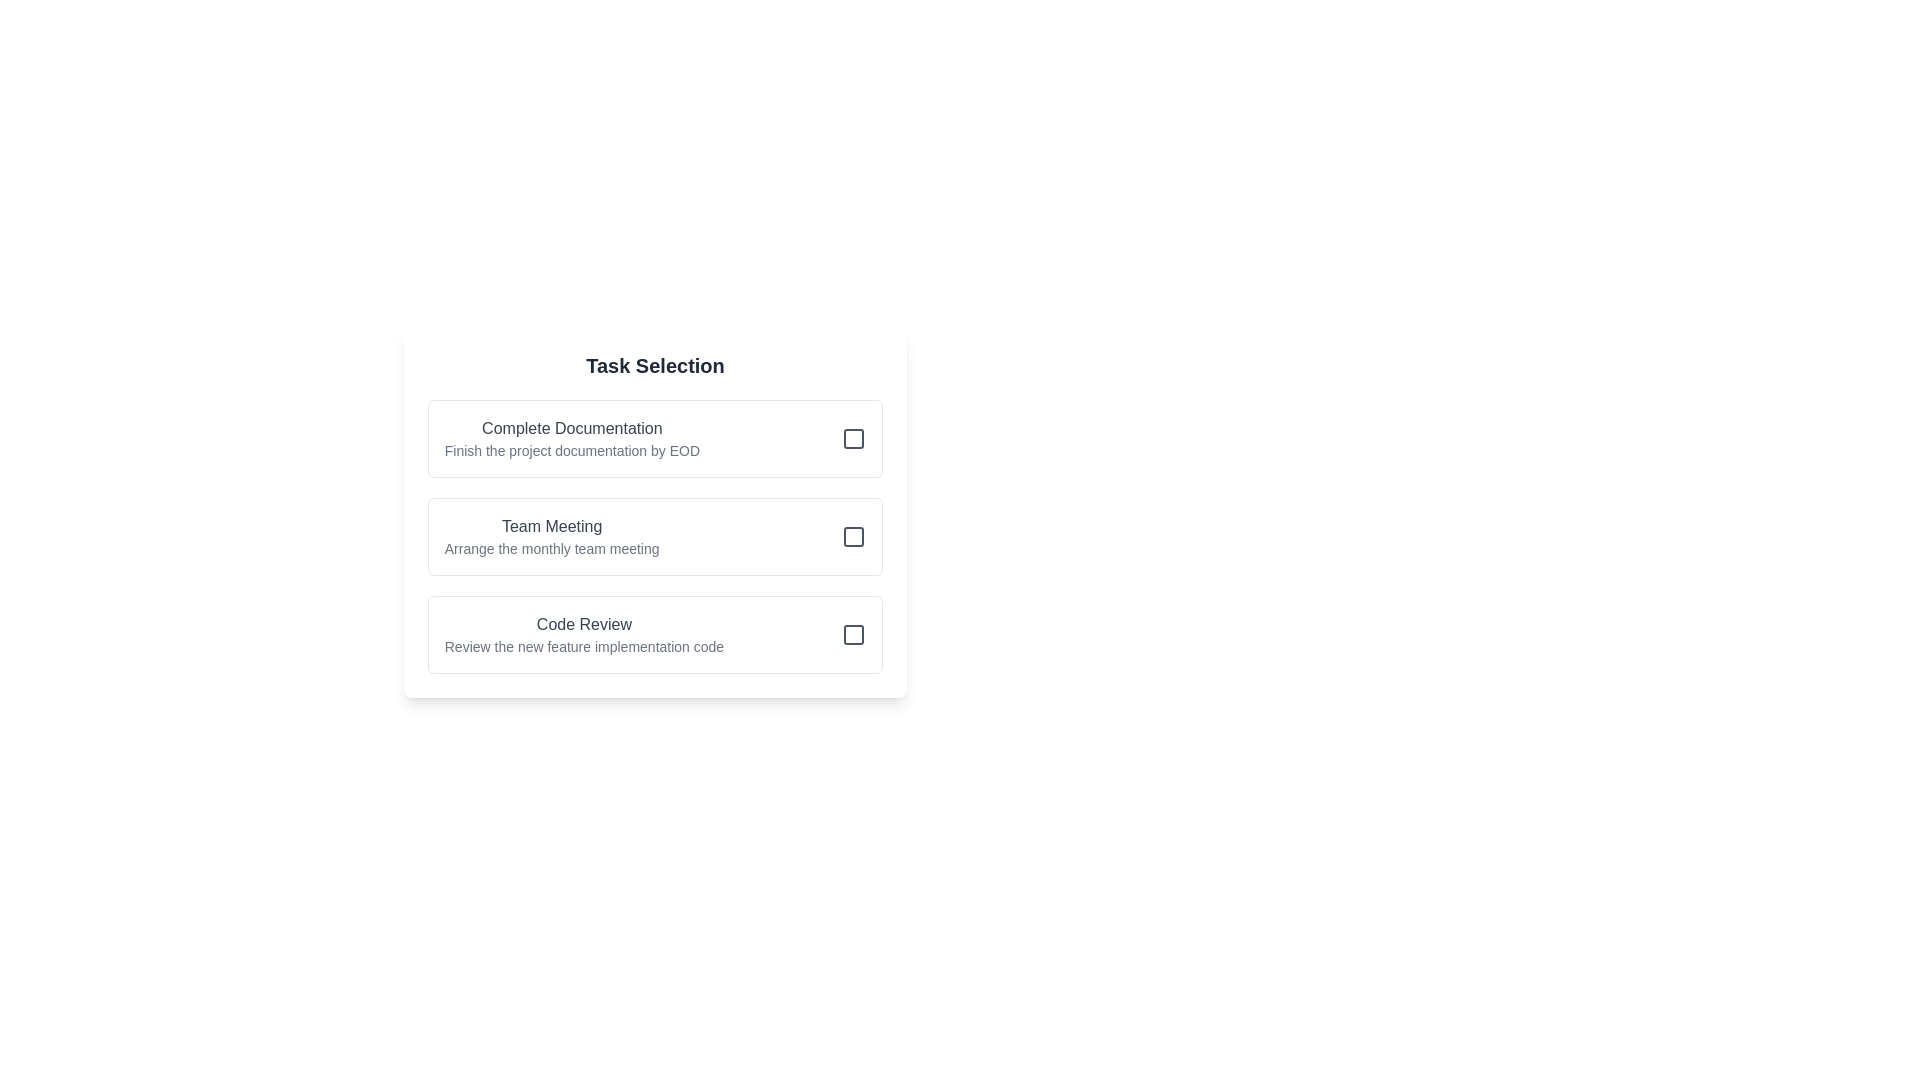 Image resolution: width=1920 pixels, height=1080 pixels. I want to click on the non-interactive text element that provides additional information about the 'Team Meeting' task, positioned directly below the 'Team Meeting' title, so click(552, 548).